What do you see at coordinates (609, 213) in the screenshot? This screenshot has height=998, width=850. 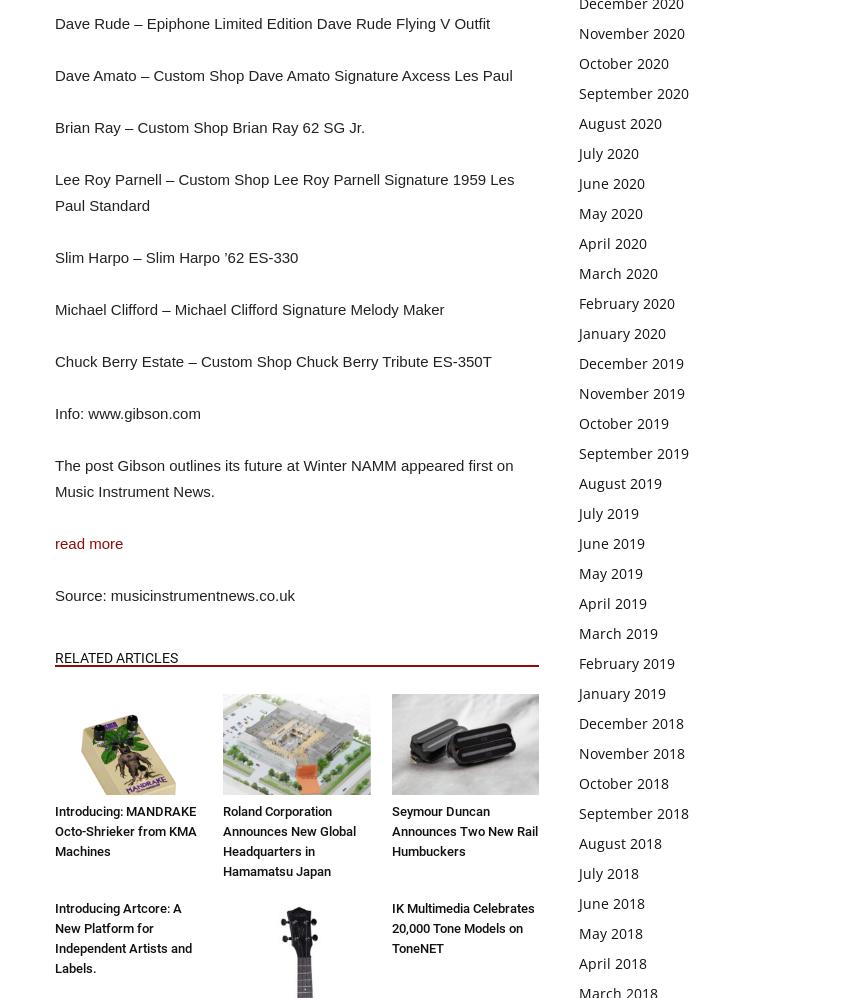 I see `'May 2020'` at bounding box center [609, 213].